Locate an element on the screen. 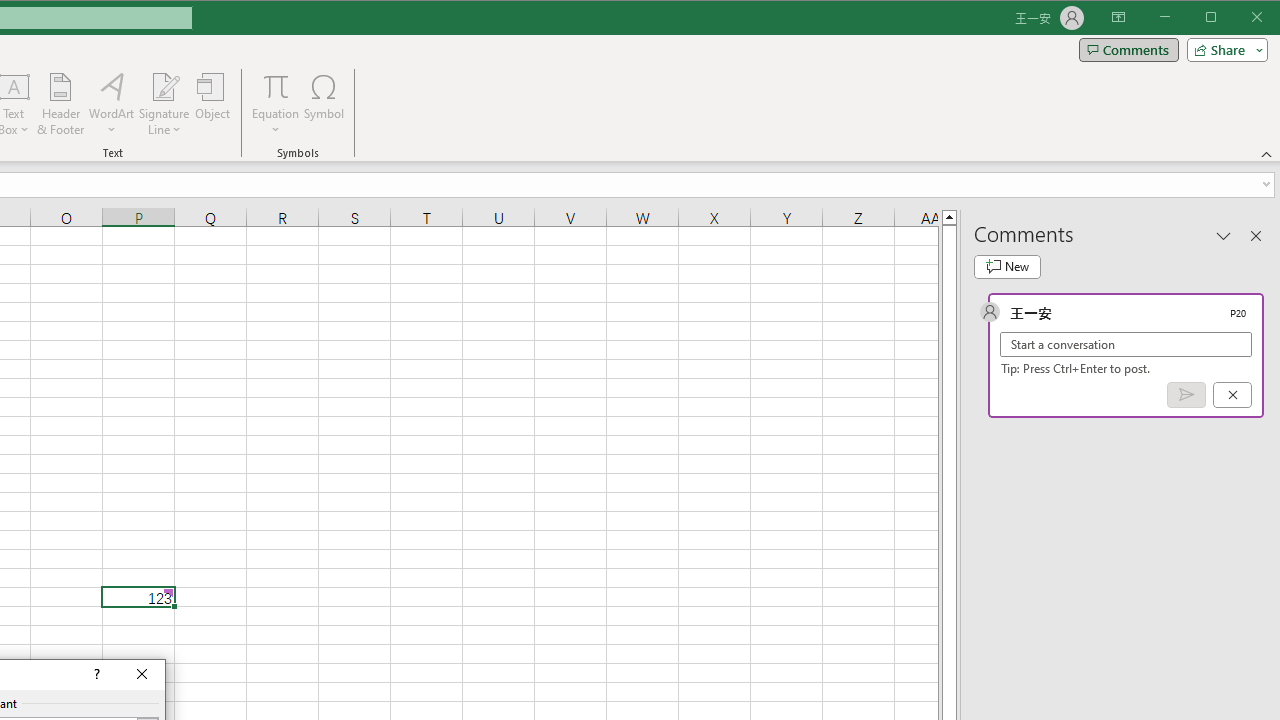 Image resolution: width=1280 pixels, height=720 pixels. 'Object...' is located at coordinates (213, 104).